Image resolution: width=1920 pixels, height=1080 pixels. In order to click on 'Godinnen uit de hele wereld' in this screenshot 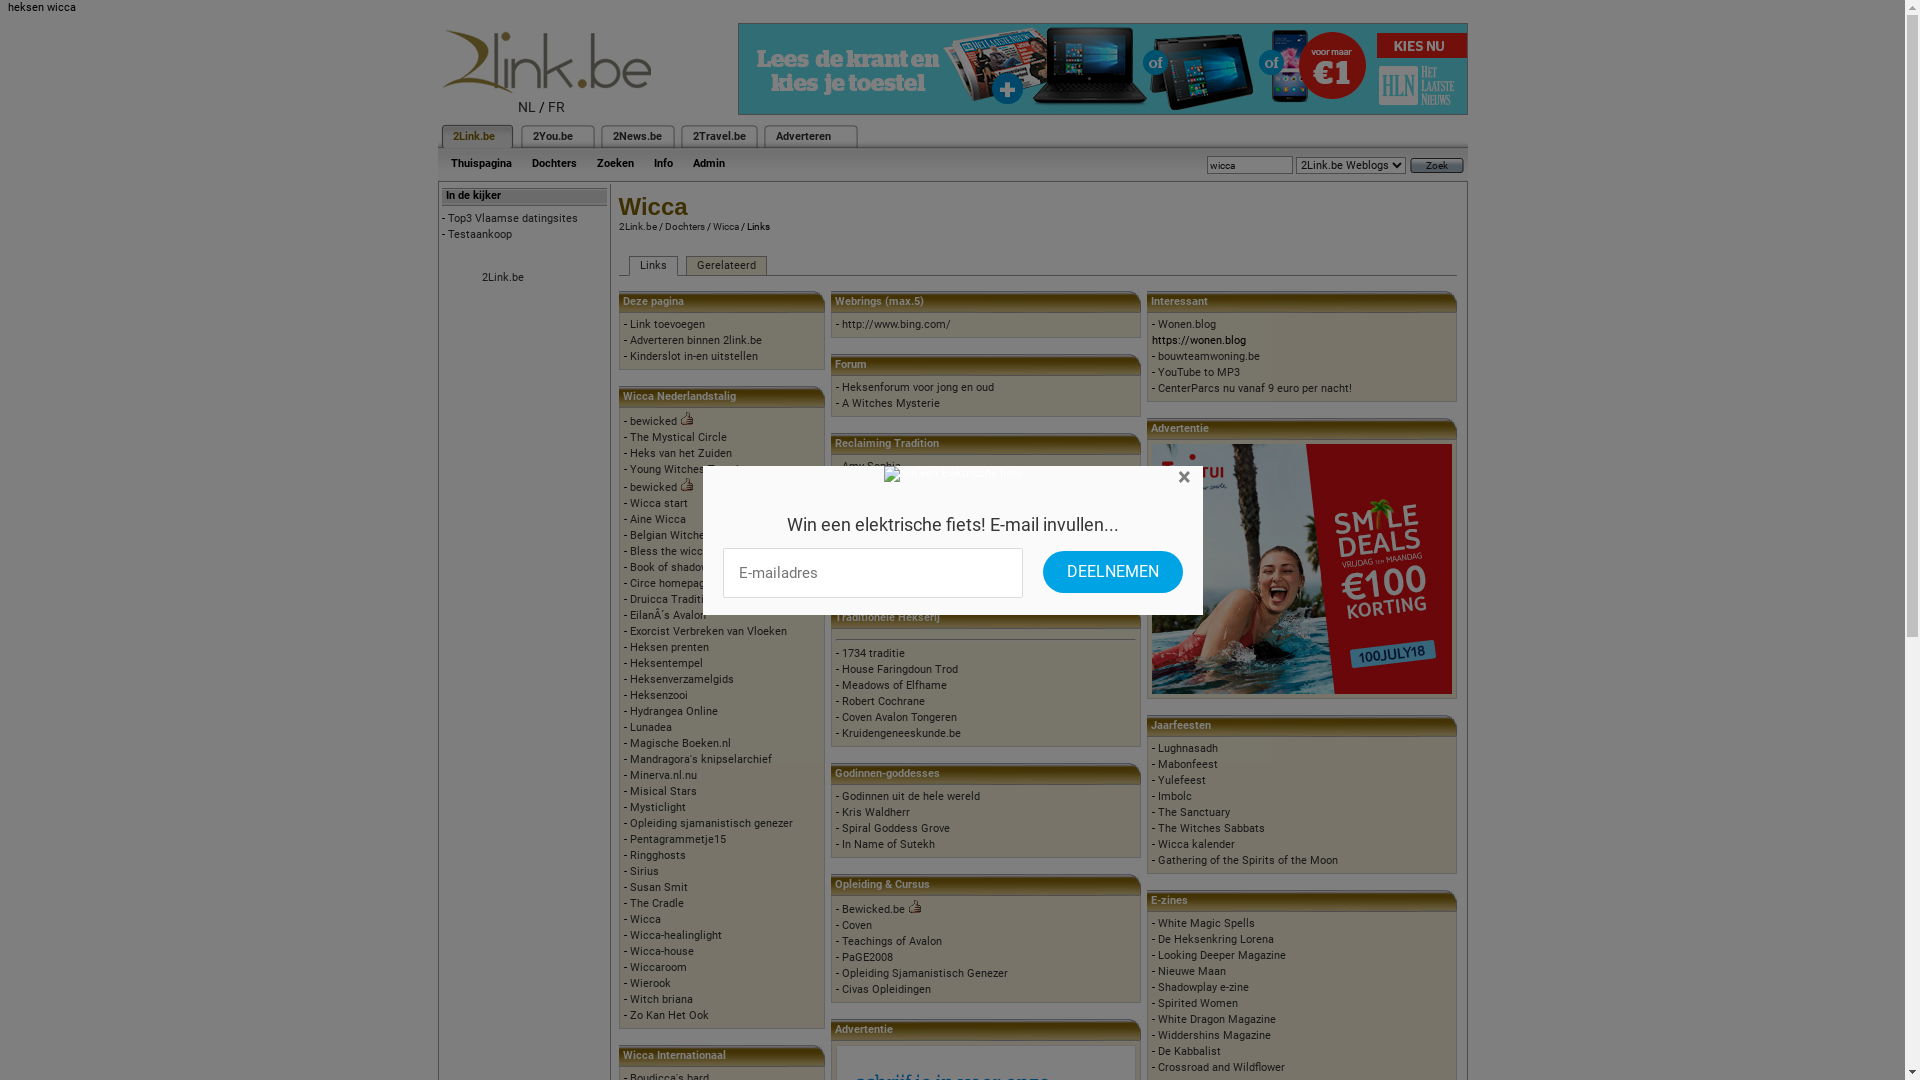, I will do `click(910, 795)`.